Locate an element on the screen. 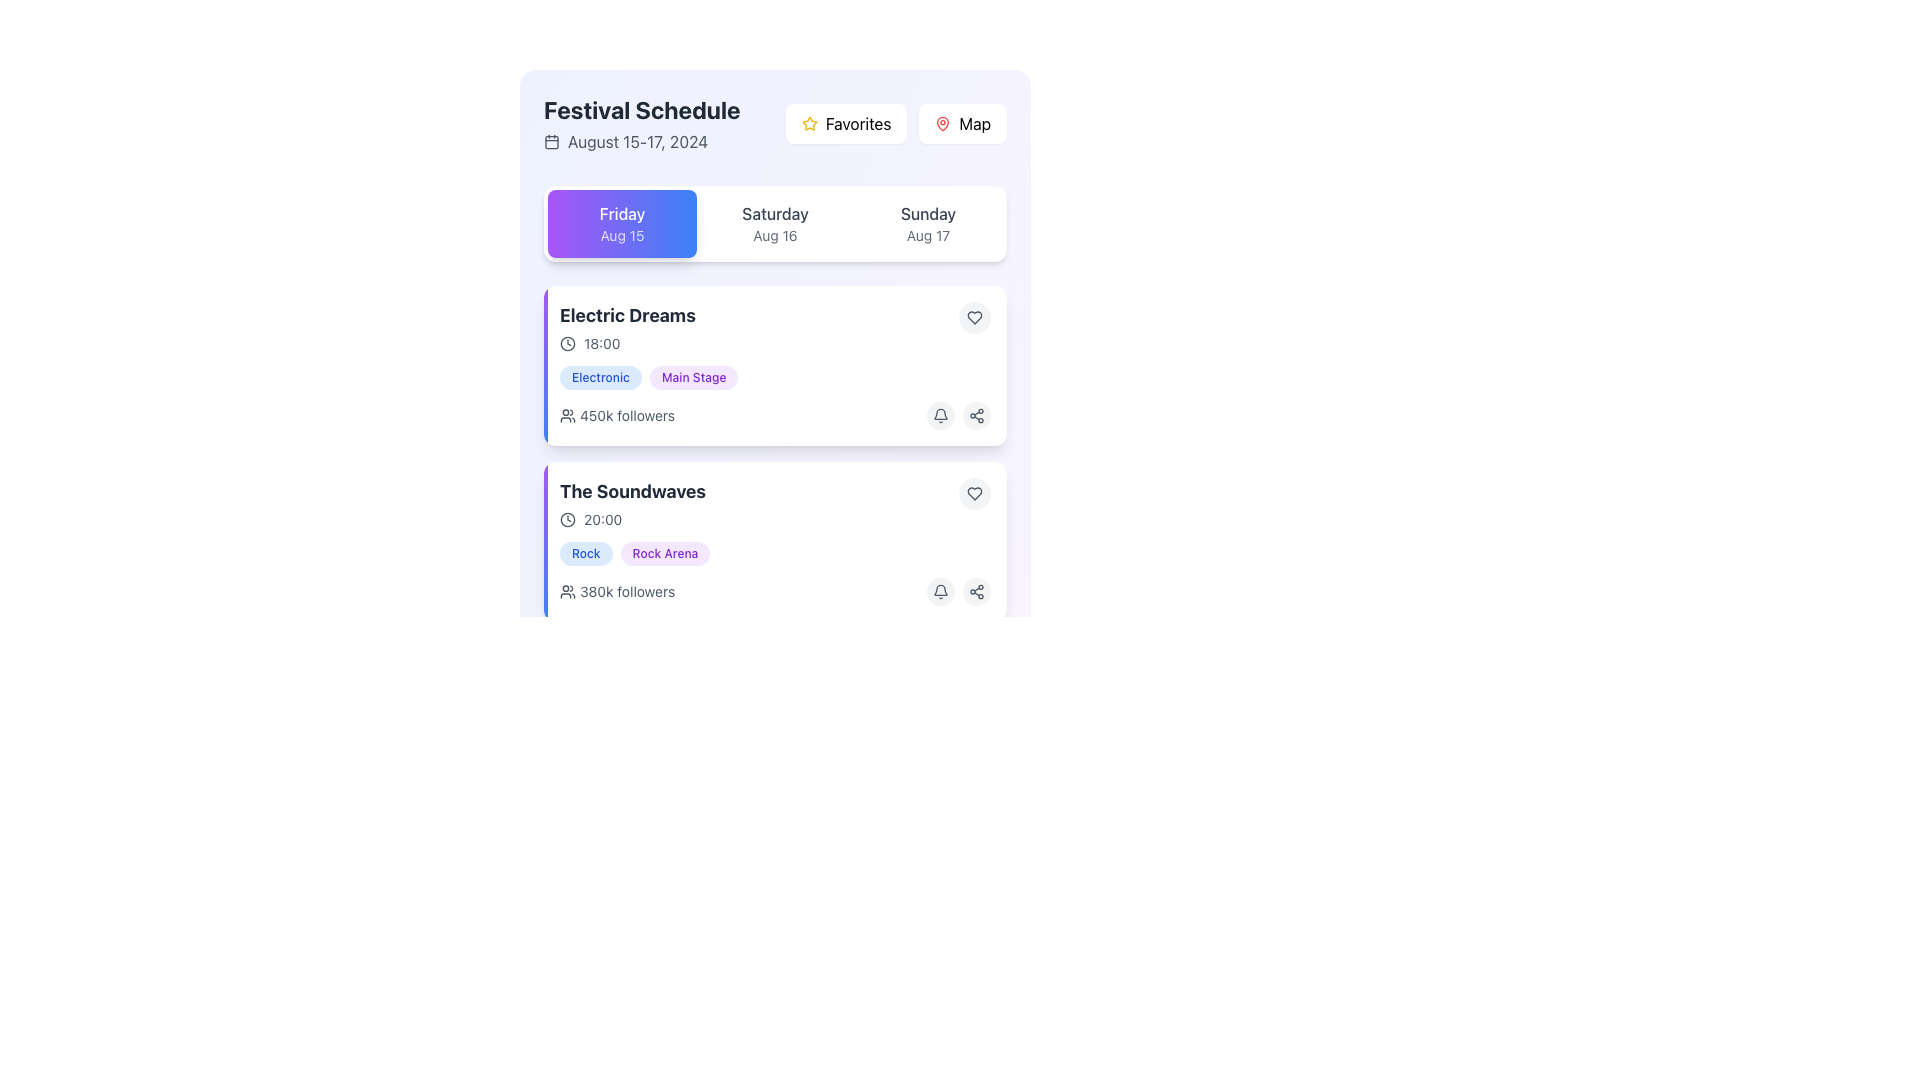 Image resolution: width=1920 pixels, height=1080 pixels. the icon inside the 'Map' button located at the top-right corner of the interface is located at coordinates (942, 123).